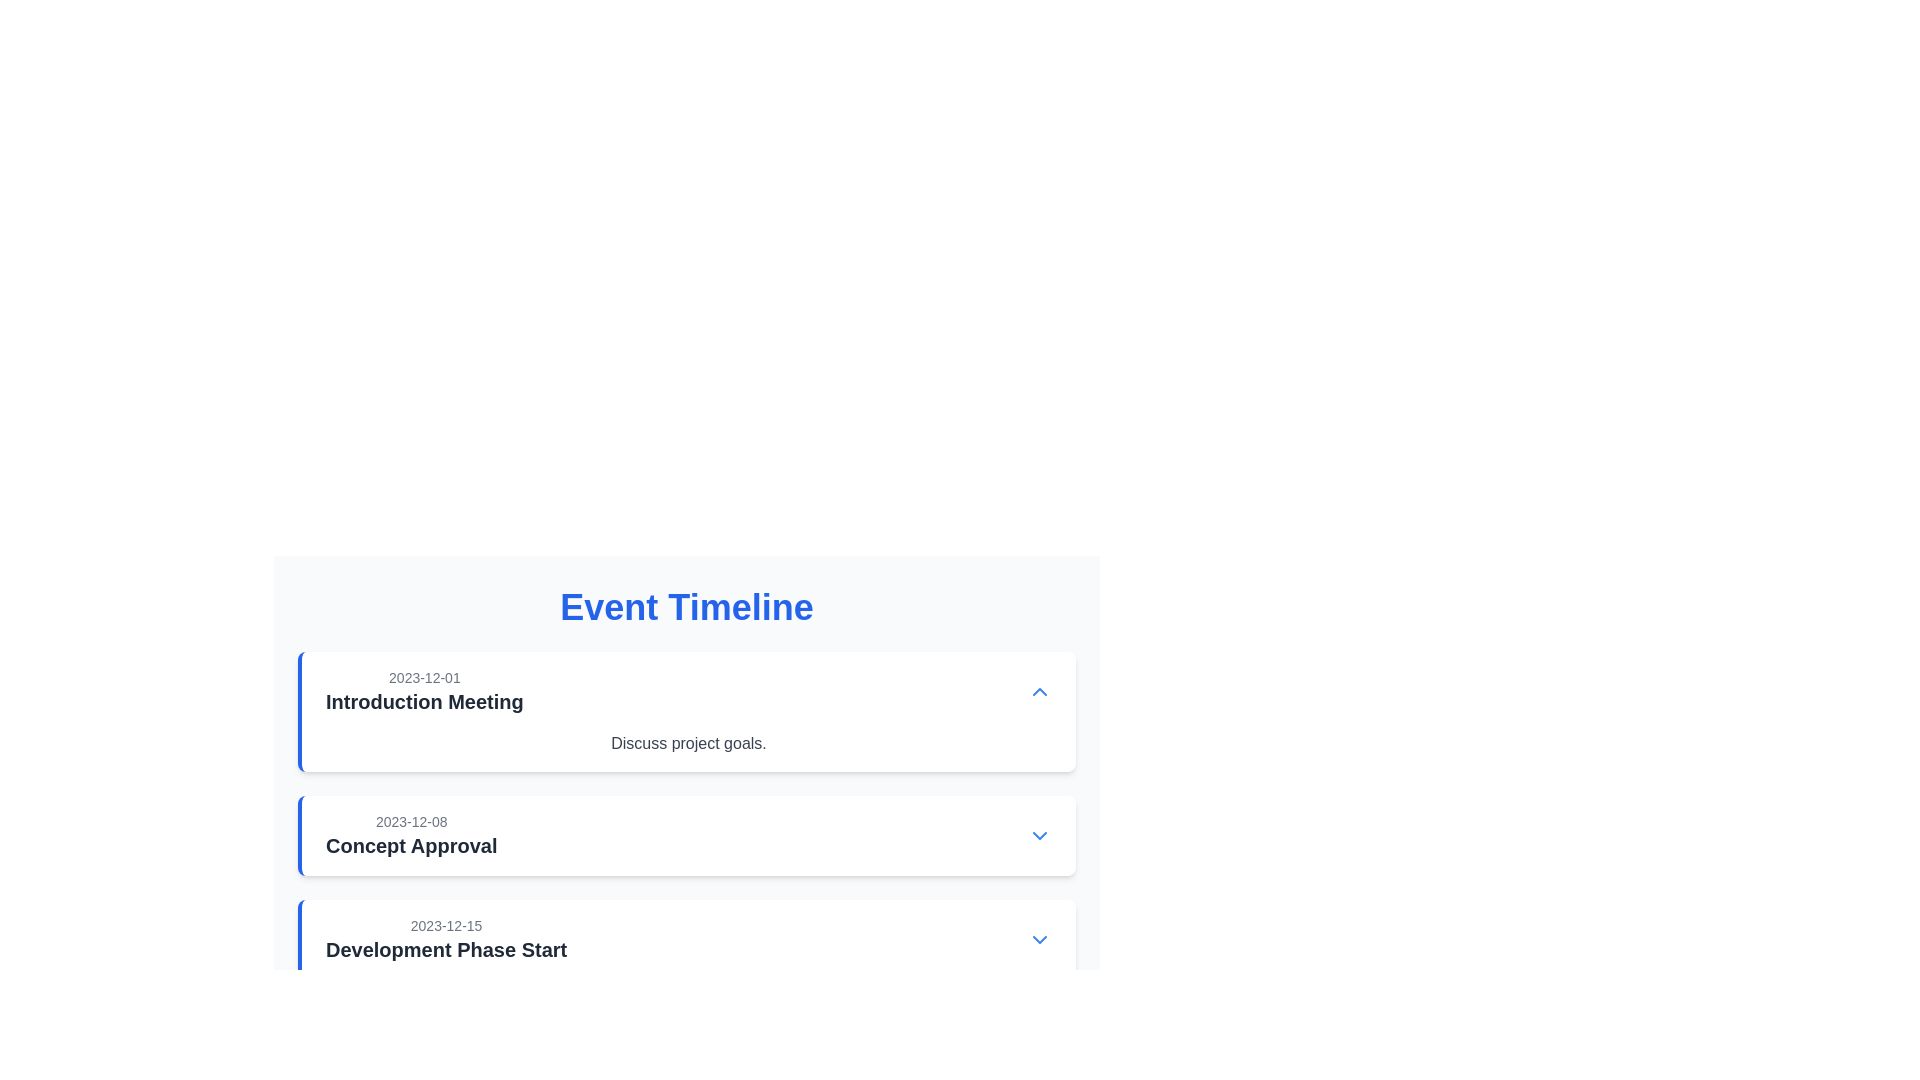  What do you see at coordinates (689, 836) in the screenshot?
I see `the second list item containing a date and title in the event timeline` at bounding box center [689, 836].